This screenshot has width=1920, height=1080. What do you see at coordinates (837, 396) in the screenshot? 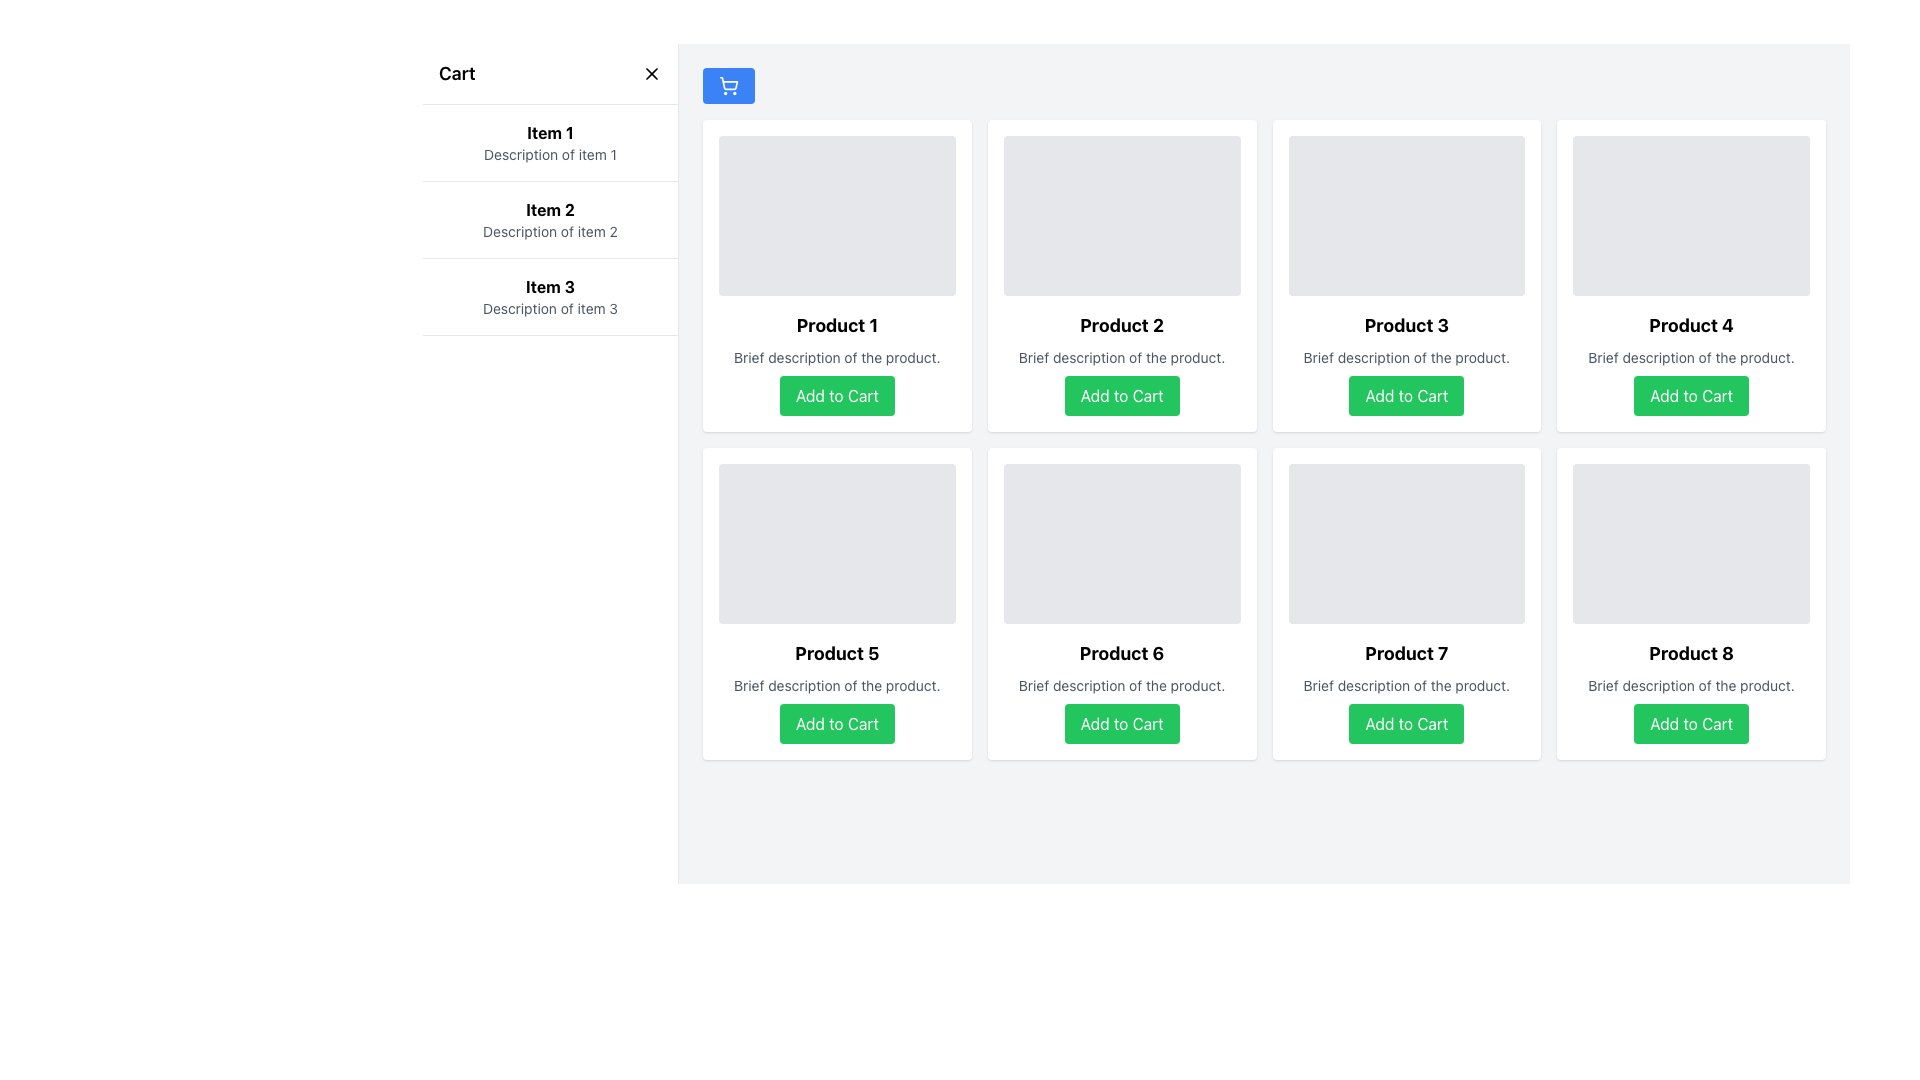
I see `the 'Add to Cart' button with a green background located at the bottom of the card for 'Product 1'` at bounding box center [837, 396].